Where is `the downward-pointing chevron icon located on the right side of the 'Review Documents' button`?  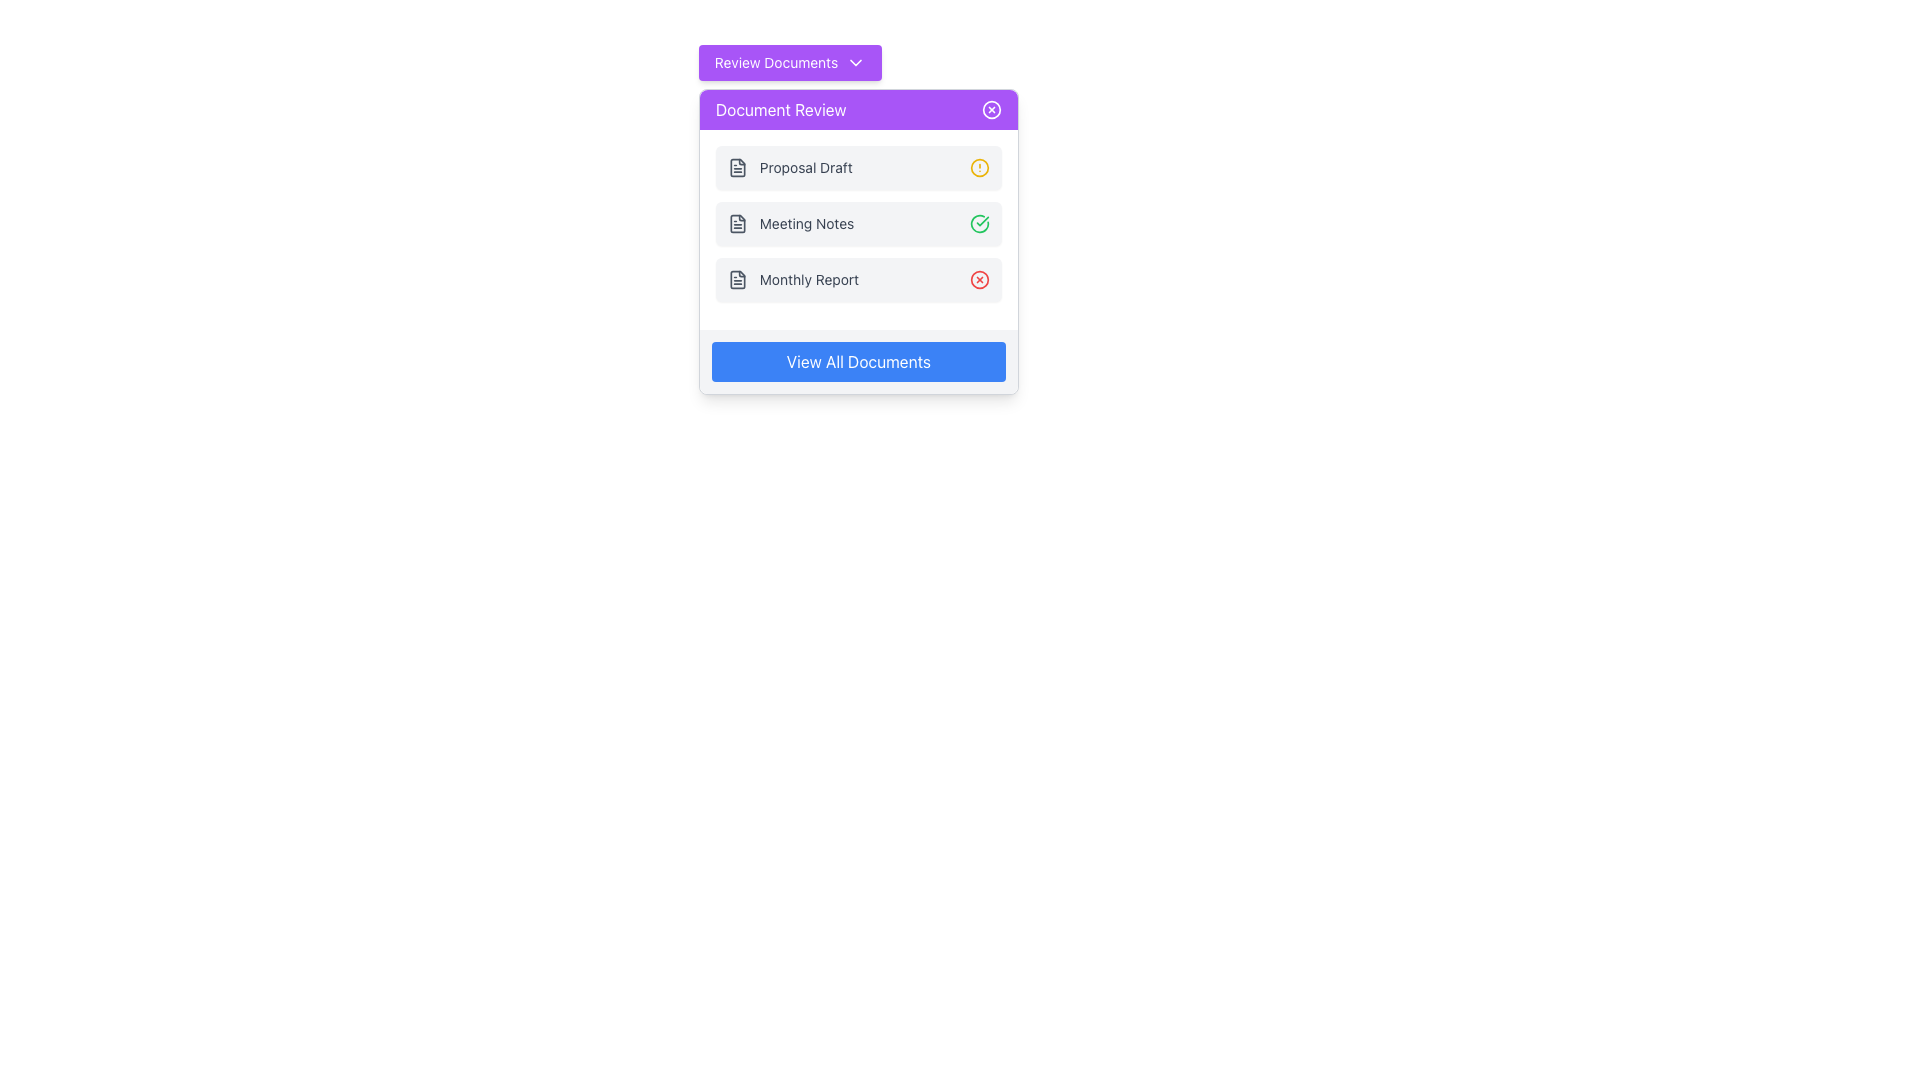
the downward-pointing chevron icon located on the right side of the 'Review Documents' button is located at coordinates (856, 61).